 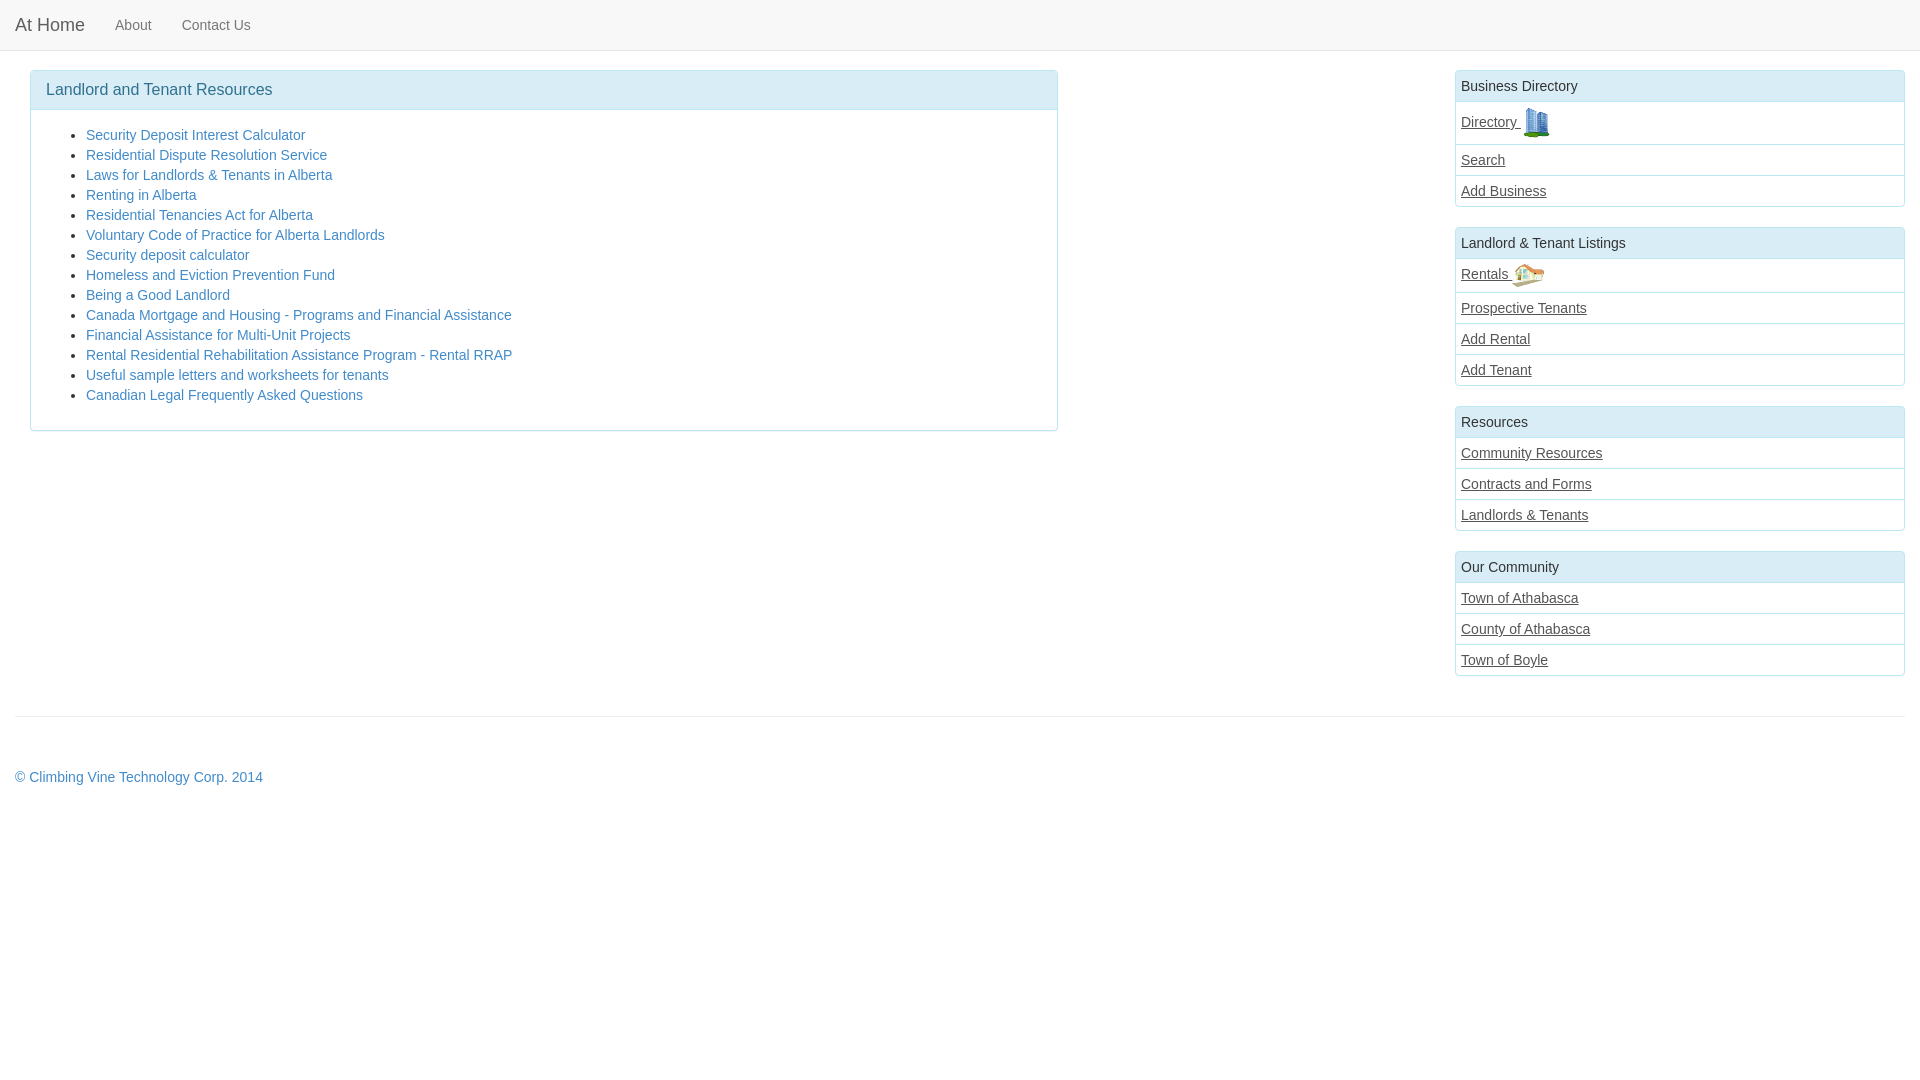 What do you see at coordinates (209, 173) in the screenshot?
I see `'Laws for Landlords & Tenants in Alberta'` at bounding box center [209, 173].